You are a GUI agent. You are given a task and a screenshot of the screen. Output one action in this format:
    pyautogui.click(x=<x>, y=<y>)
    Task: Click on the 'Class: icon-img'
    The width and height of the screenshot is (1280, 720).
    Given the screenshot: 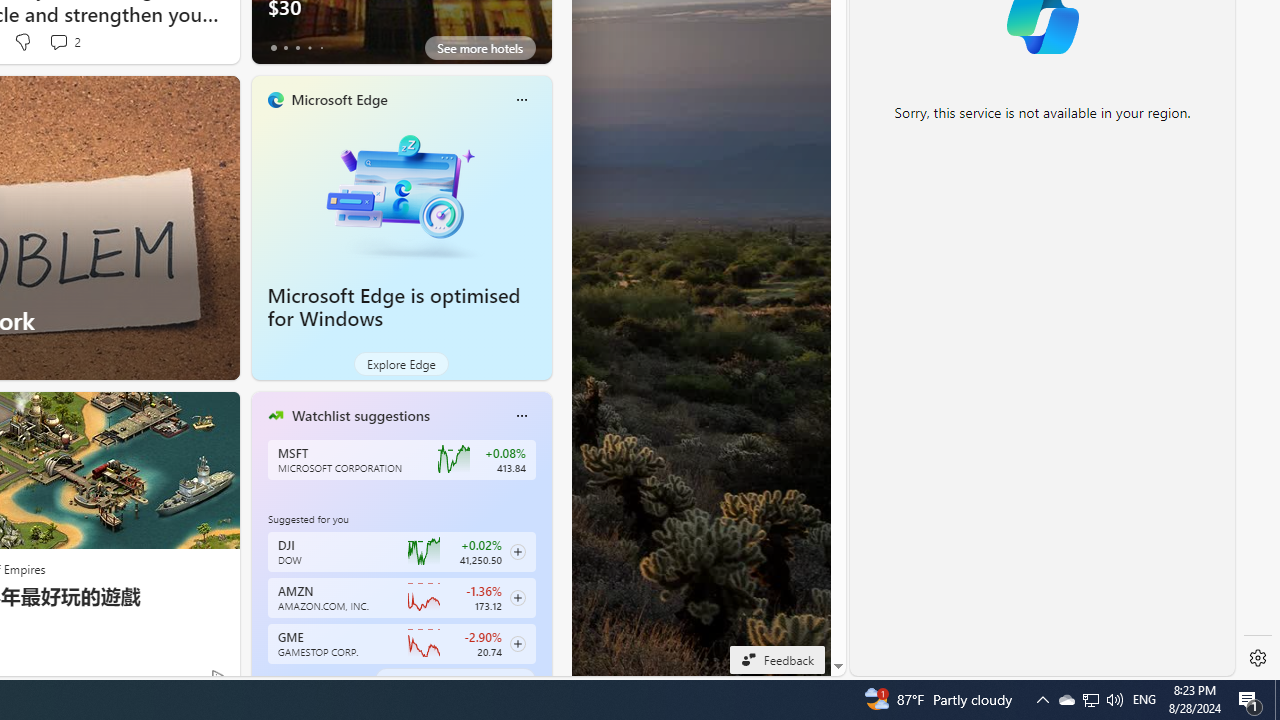 What is the action you would take?
    pyautogui.click(x=521, y=415)
    